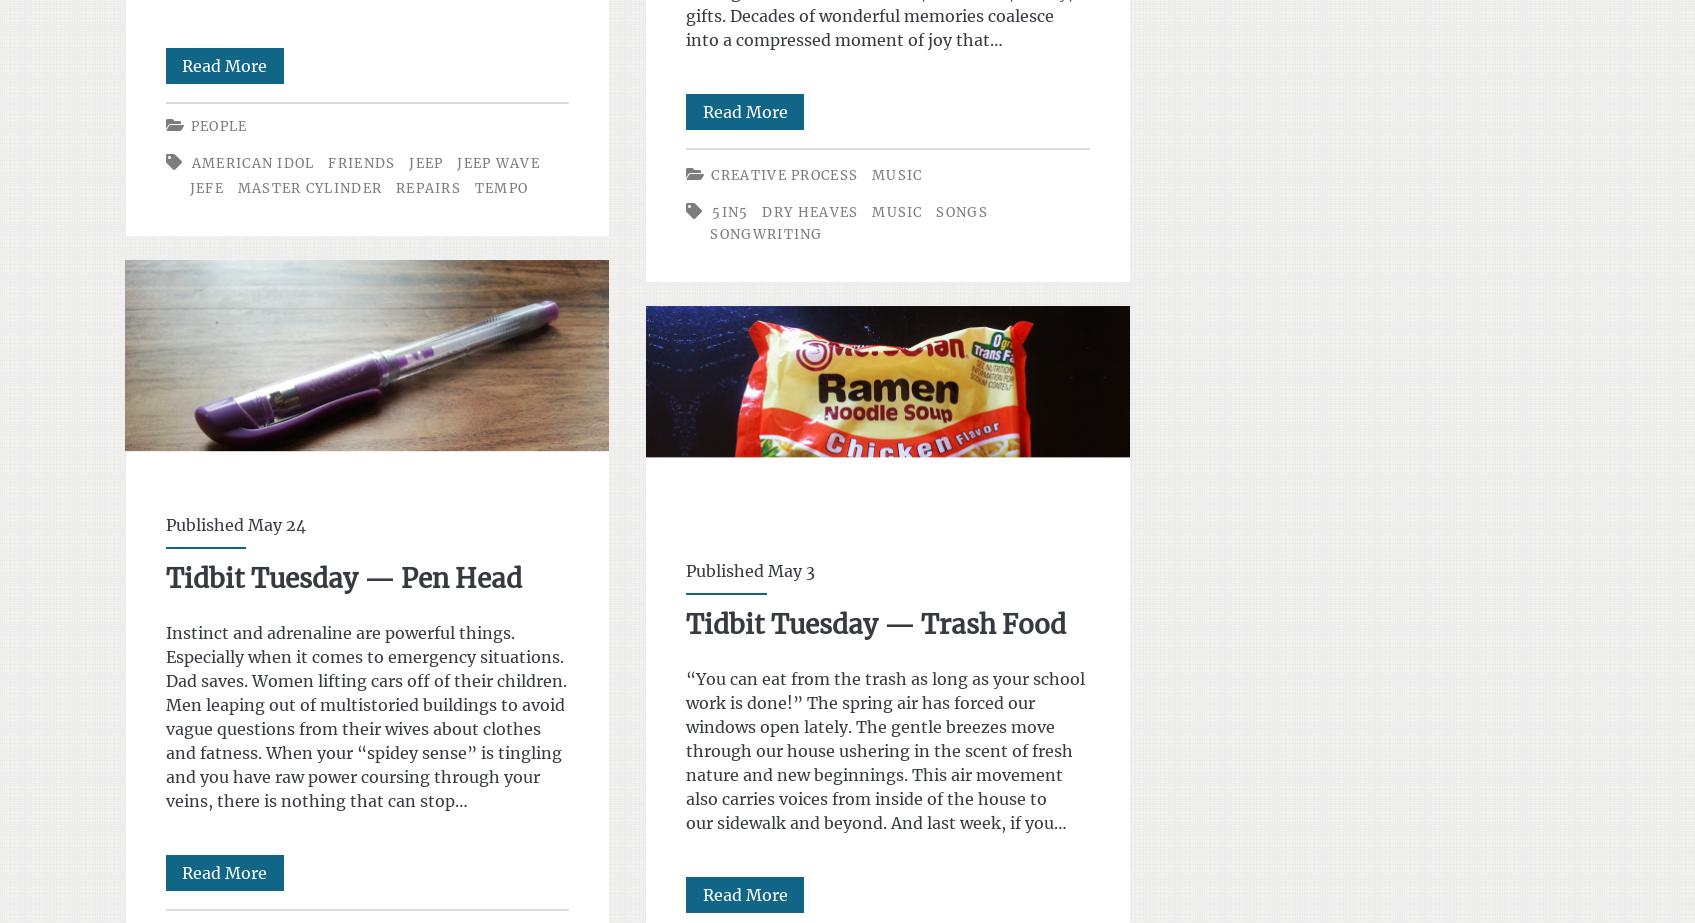 The width and height of the screenshot is (1695, 923). What do you see at coordinates (761, 212) in the screenshot?
I see `'dry heaves'` at bounding box center [761, 212].